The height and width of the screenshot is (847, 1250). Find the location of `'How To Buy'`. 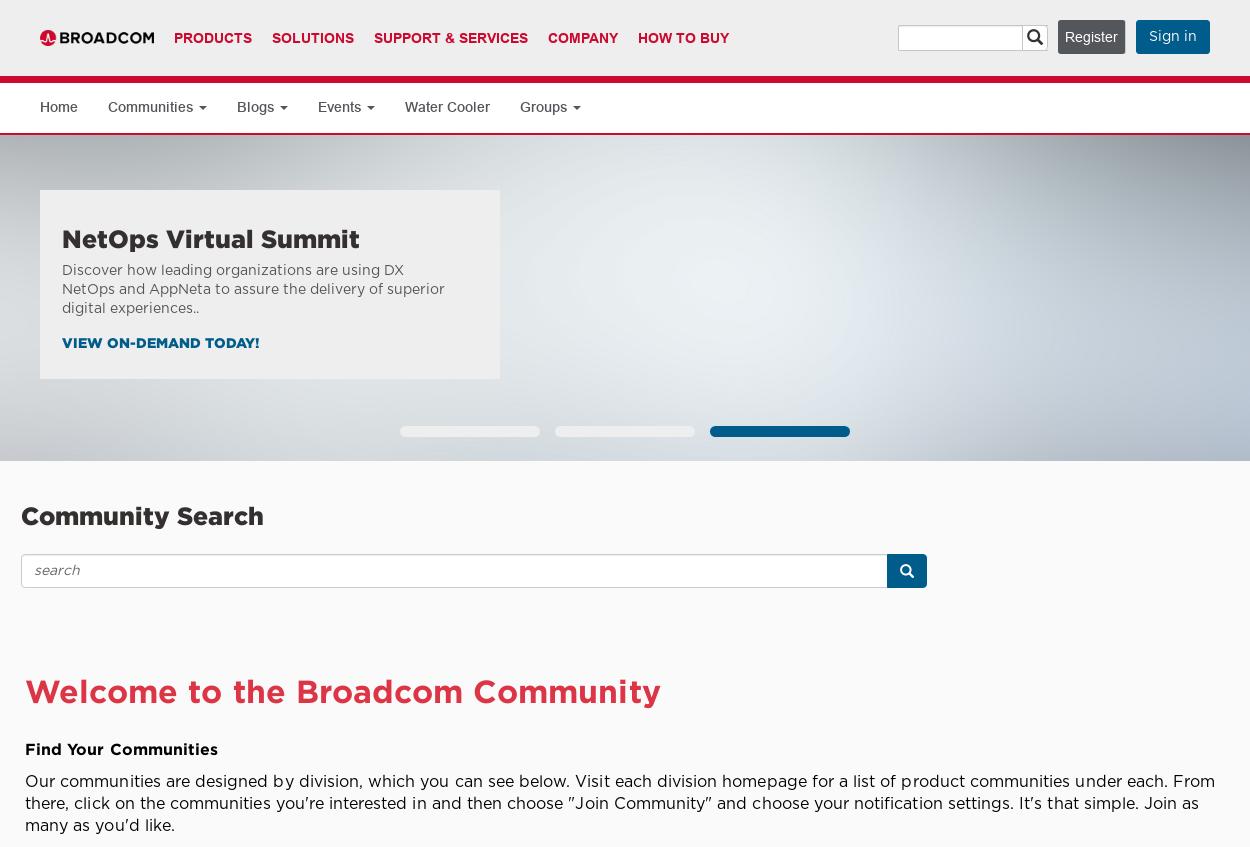

'How To Buy' is located at coordinates (683, 37).